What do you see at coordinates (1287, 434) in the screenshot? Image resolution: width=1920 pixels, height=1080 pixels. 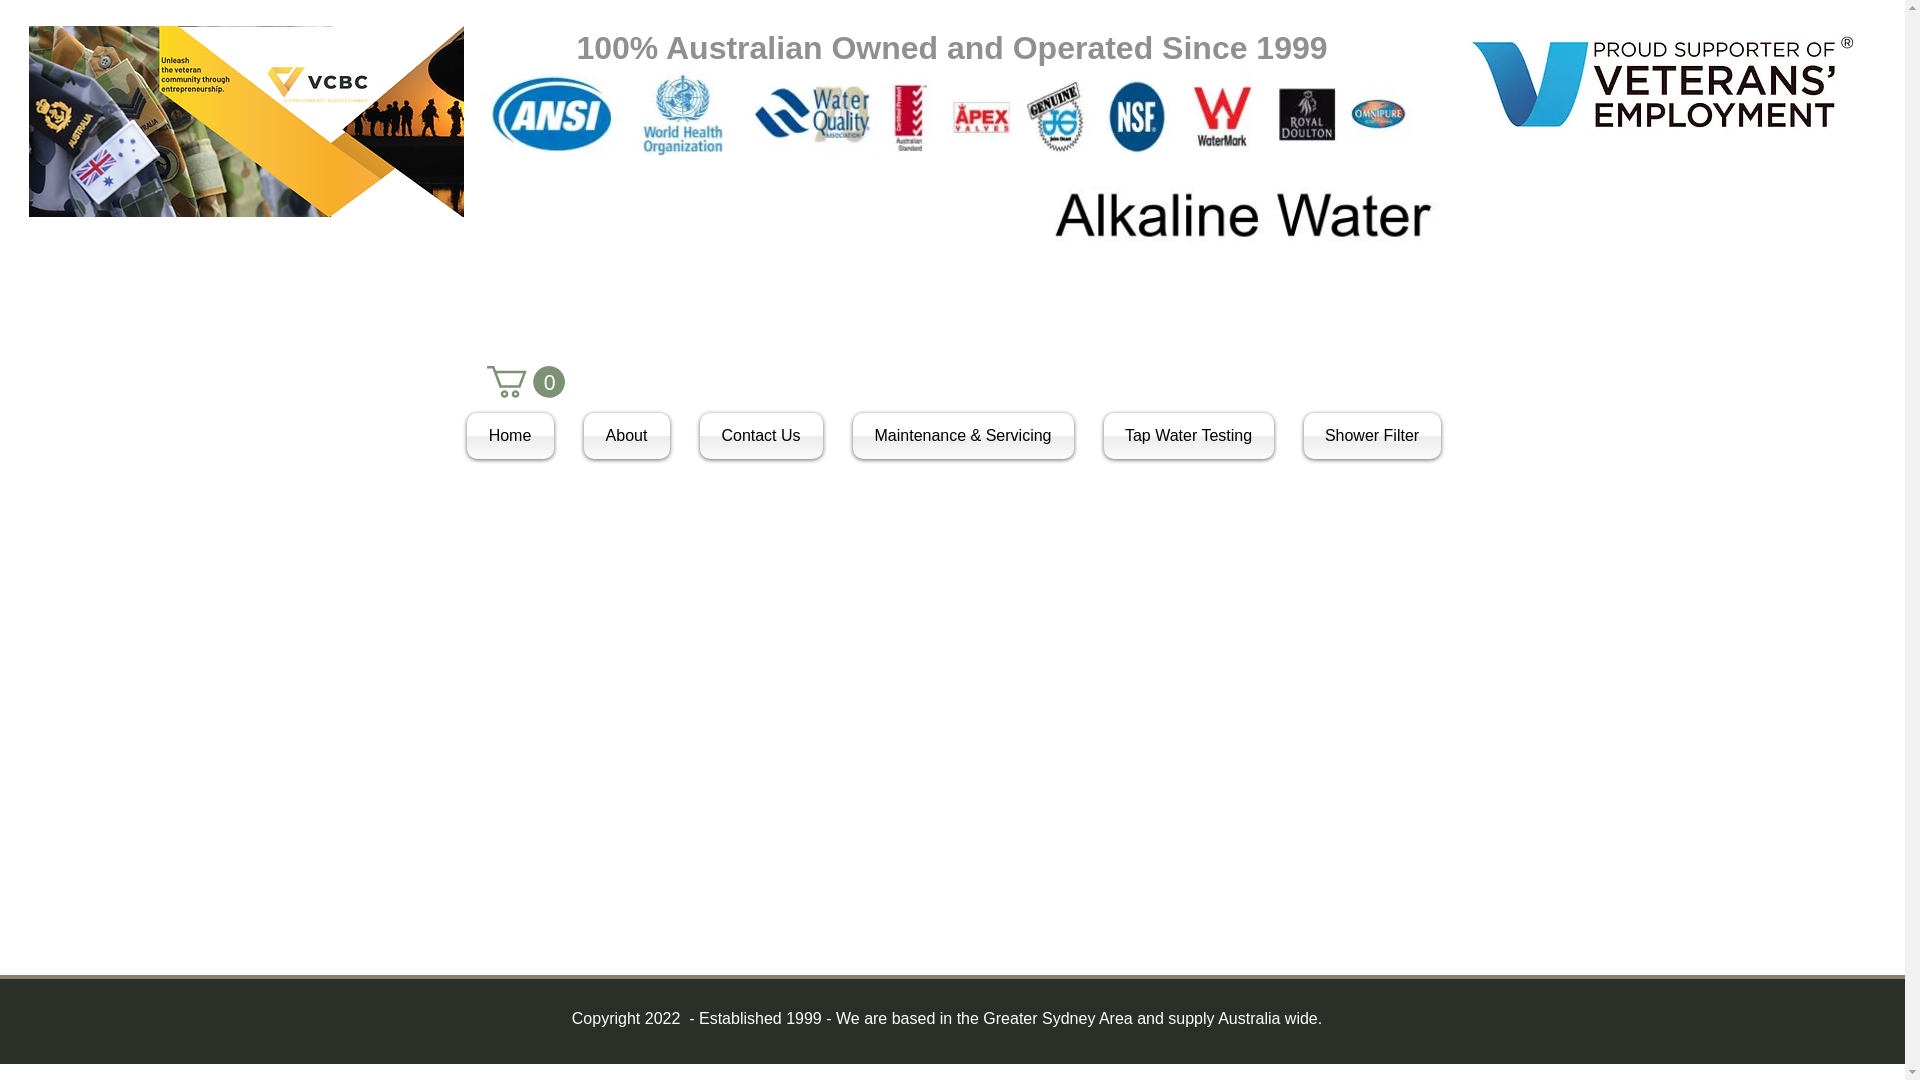 I see `'Shower Filter'` at bounding box center [1287, 434].